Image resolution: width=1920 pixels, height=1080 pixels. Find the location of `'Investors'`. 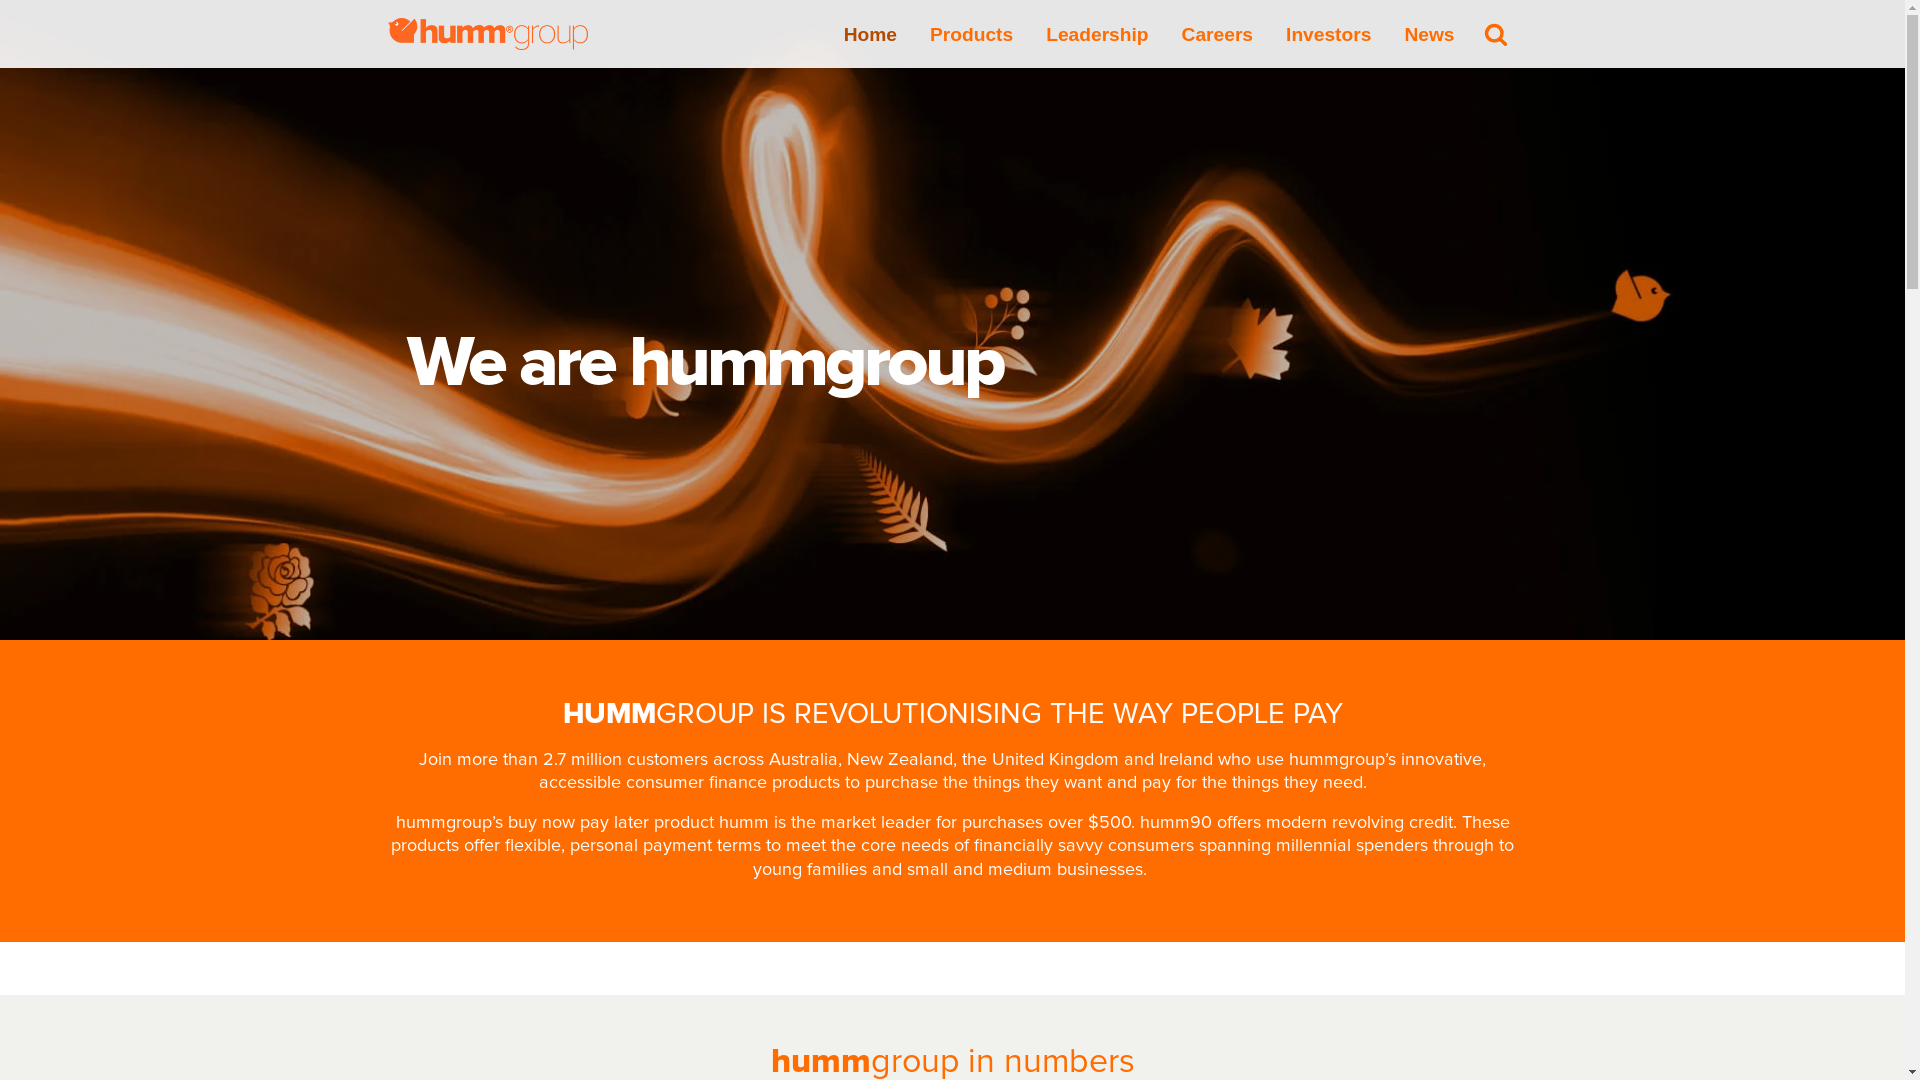

'Investors' is located at coordinates (1286, 33).